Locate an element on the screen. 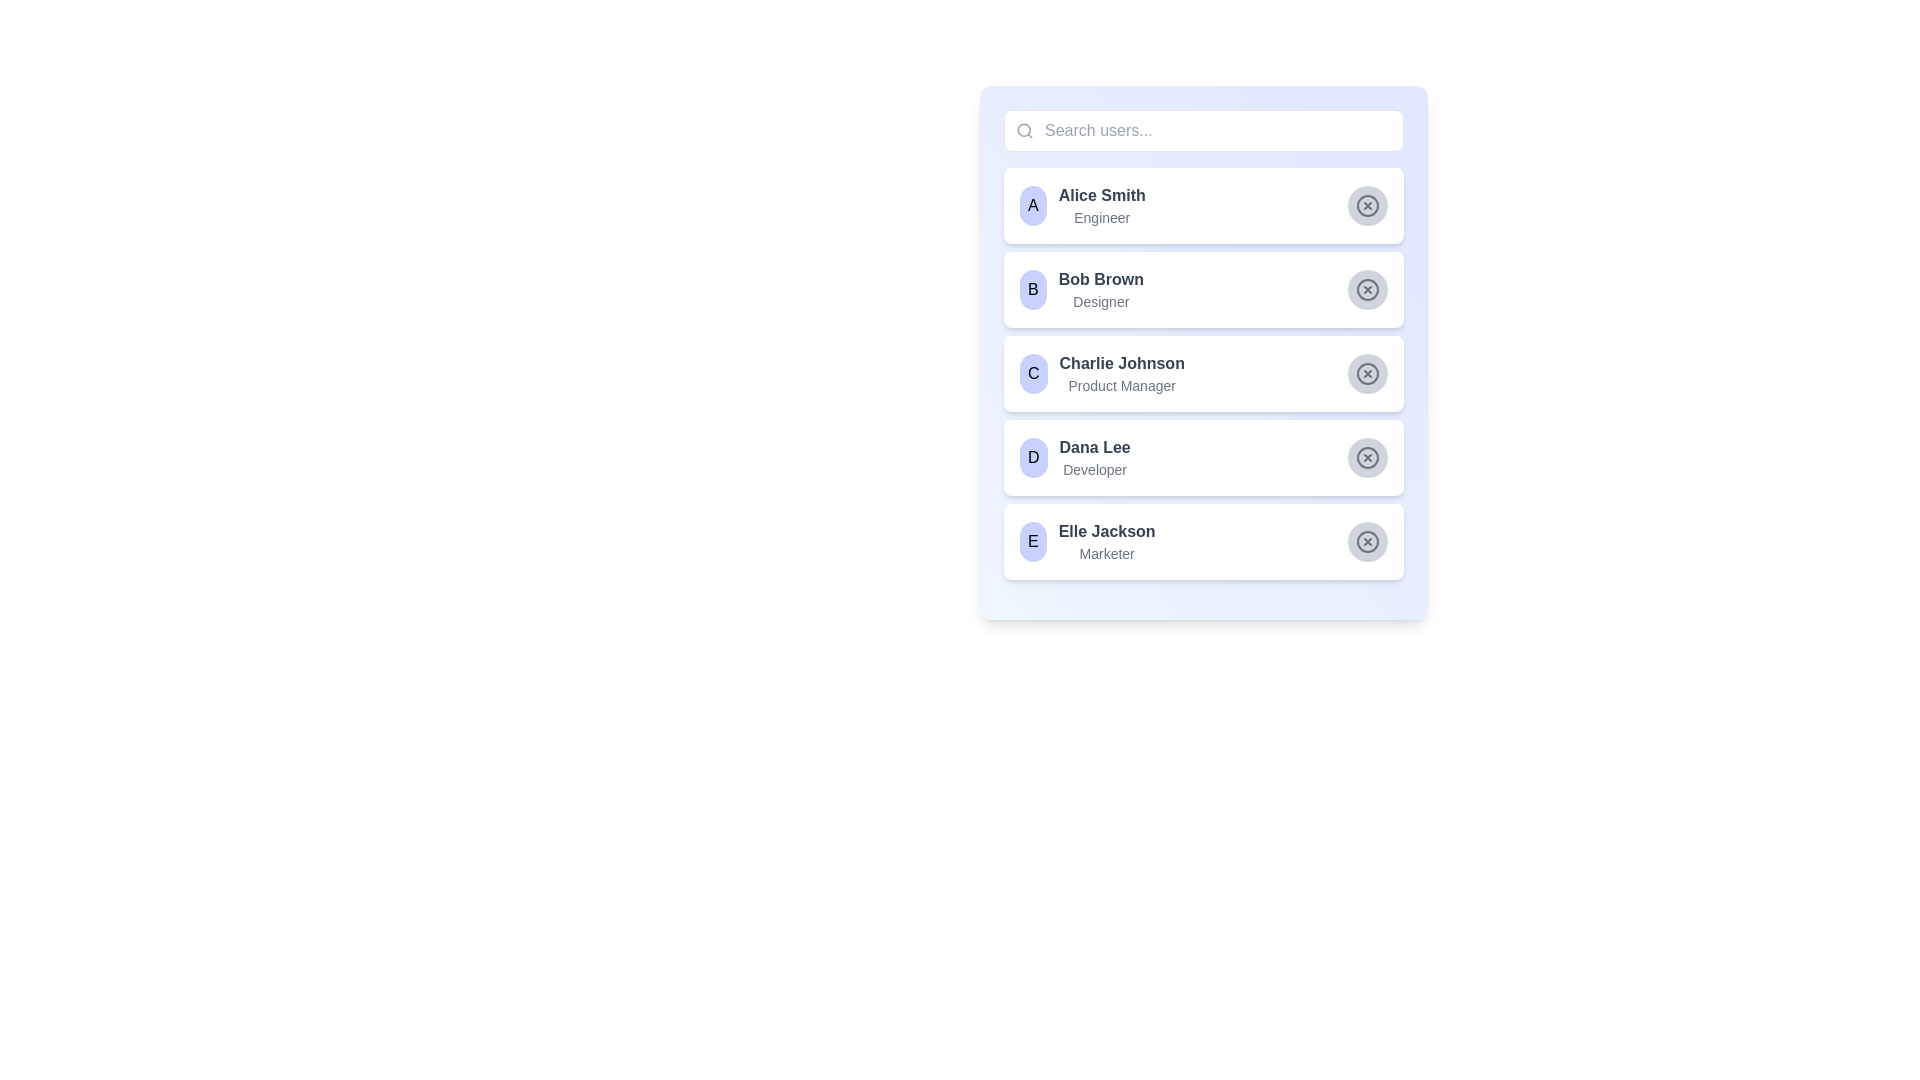 The width and height of the screenshot is (1920, 1080). the label displaying the text 'Dana Lee' in the fourth list item of the user selection panel is located at coordinates (1094, 446).